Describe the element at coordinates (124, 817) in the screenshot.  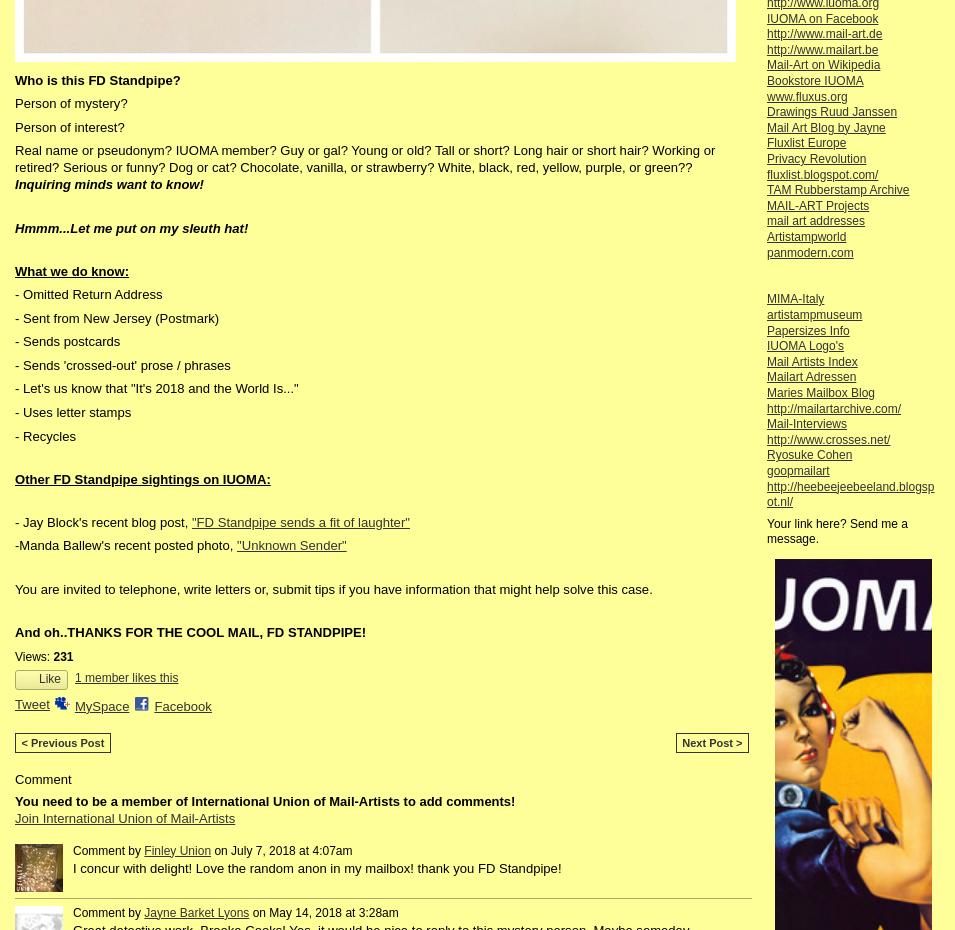
I see `'Join International Union of Mail-Artists'` at that location.